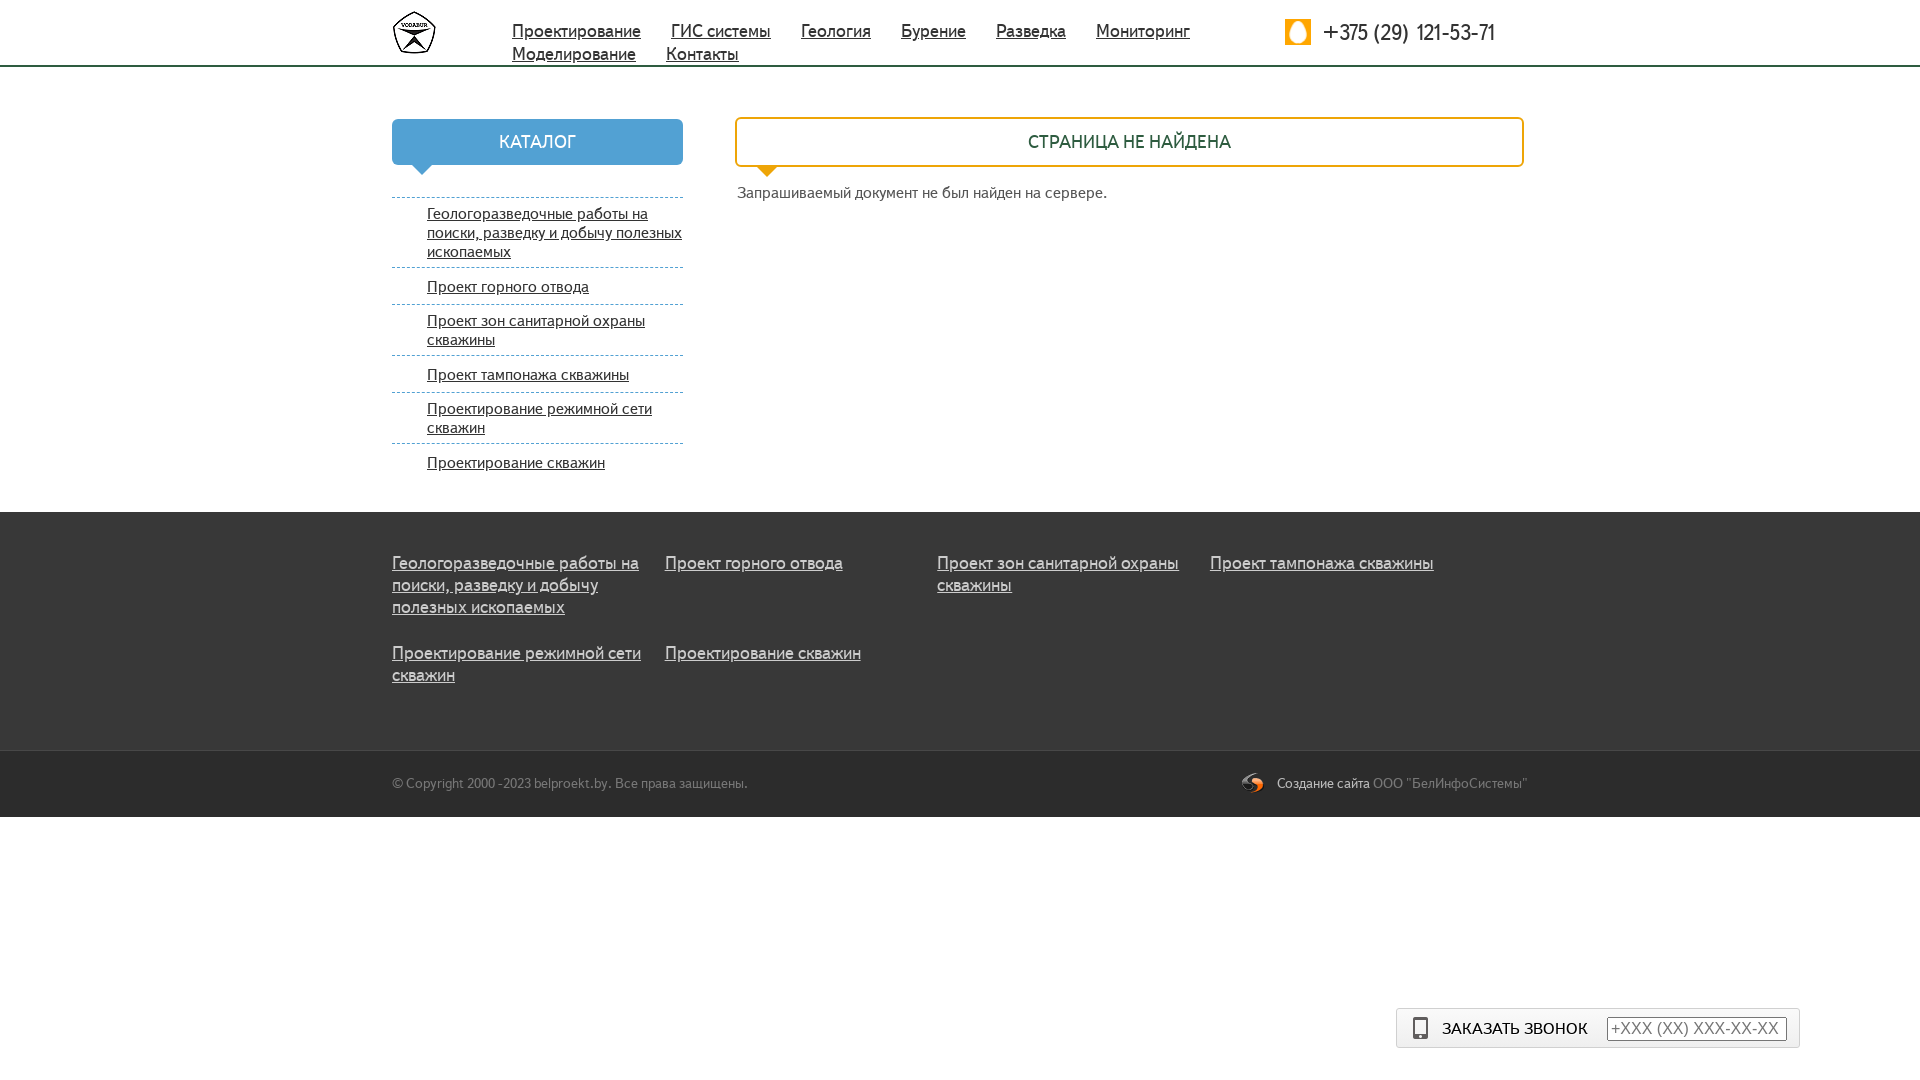 The height and width of the screenshot is (1080, 1920). I want to click on '+375 (29) 121-53-71', so click(1389, 32).